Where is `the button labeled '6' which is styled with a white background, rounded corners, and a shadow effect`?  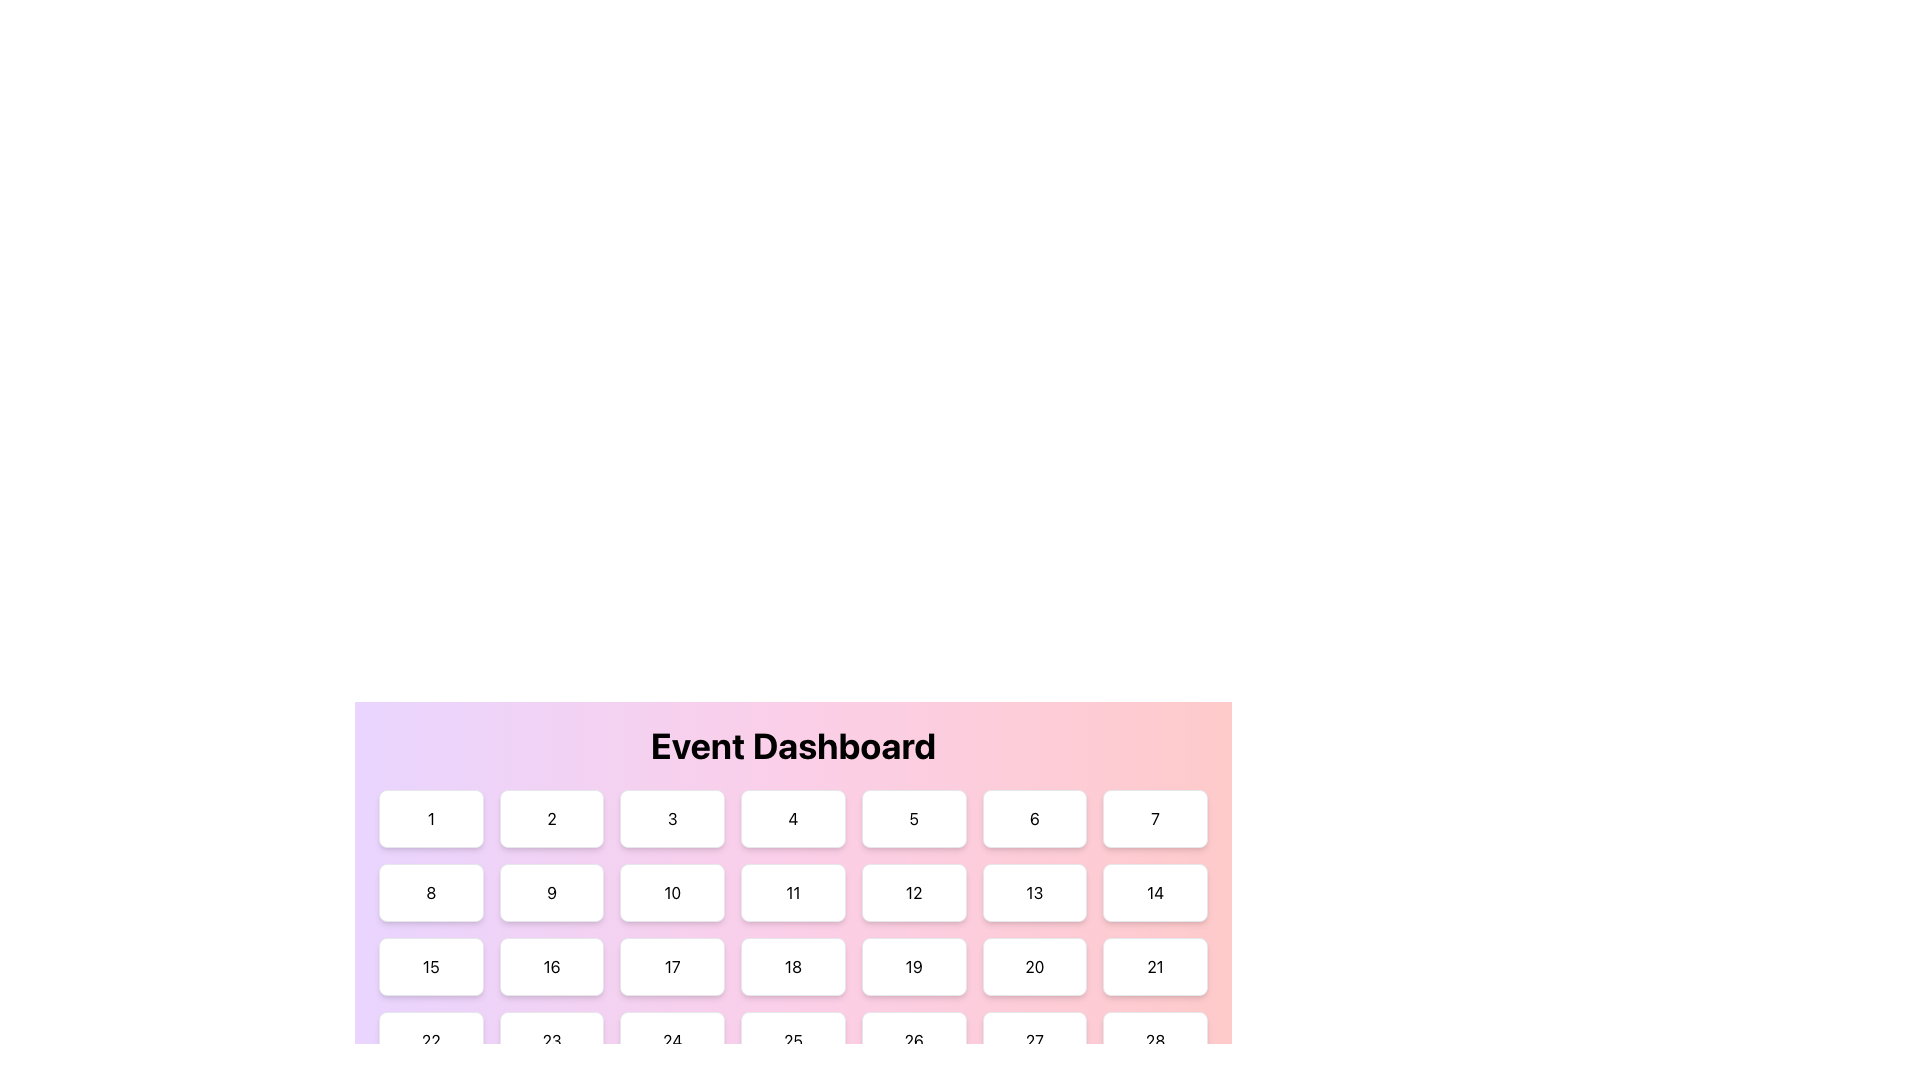
the button labeled '6' which is styled with a white background, rounded corners, and a shadow effect is located at coordinates (1034, 818).